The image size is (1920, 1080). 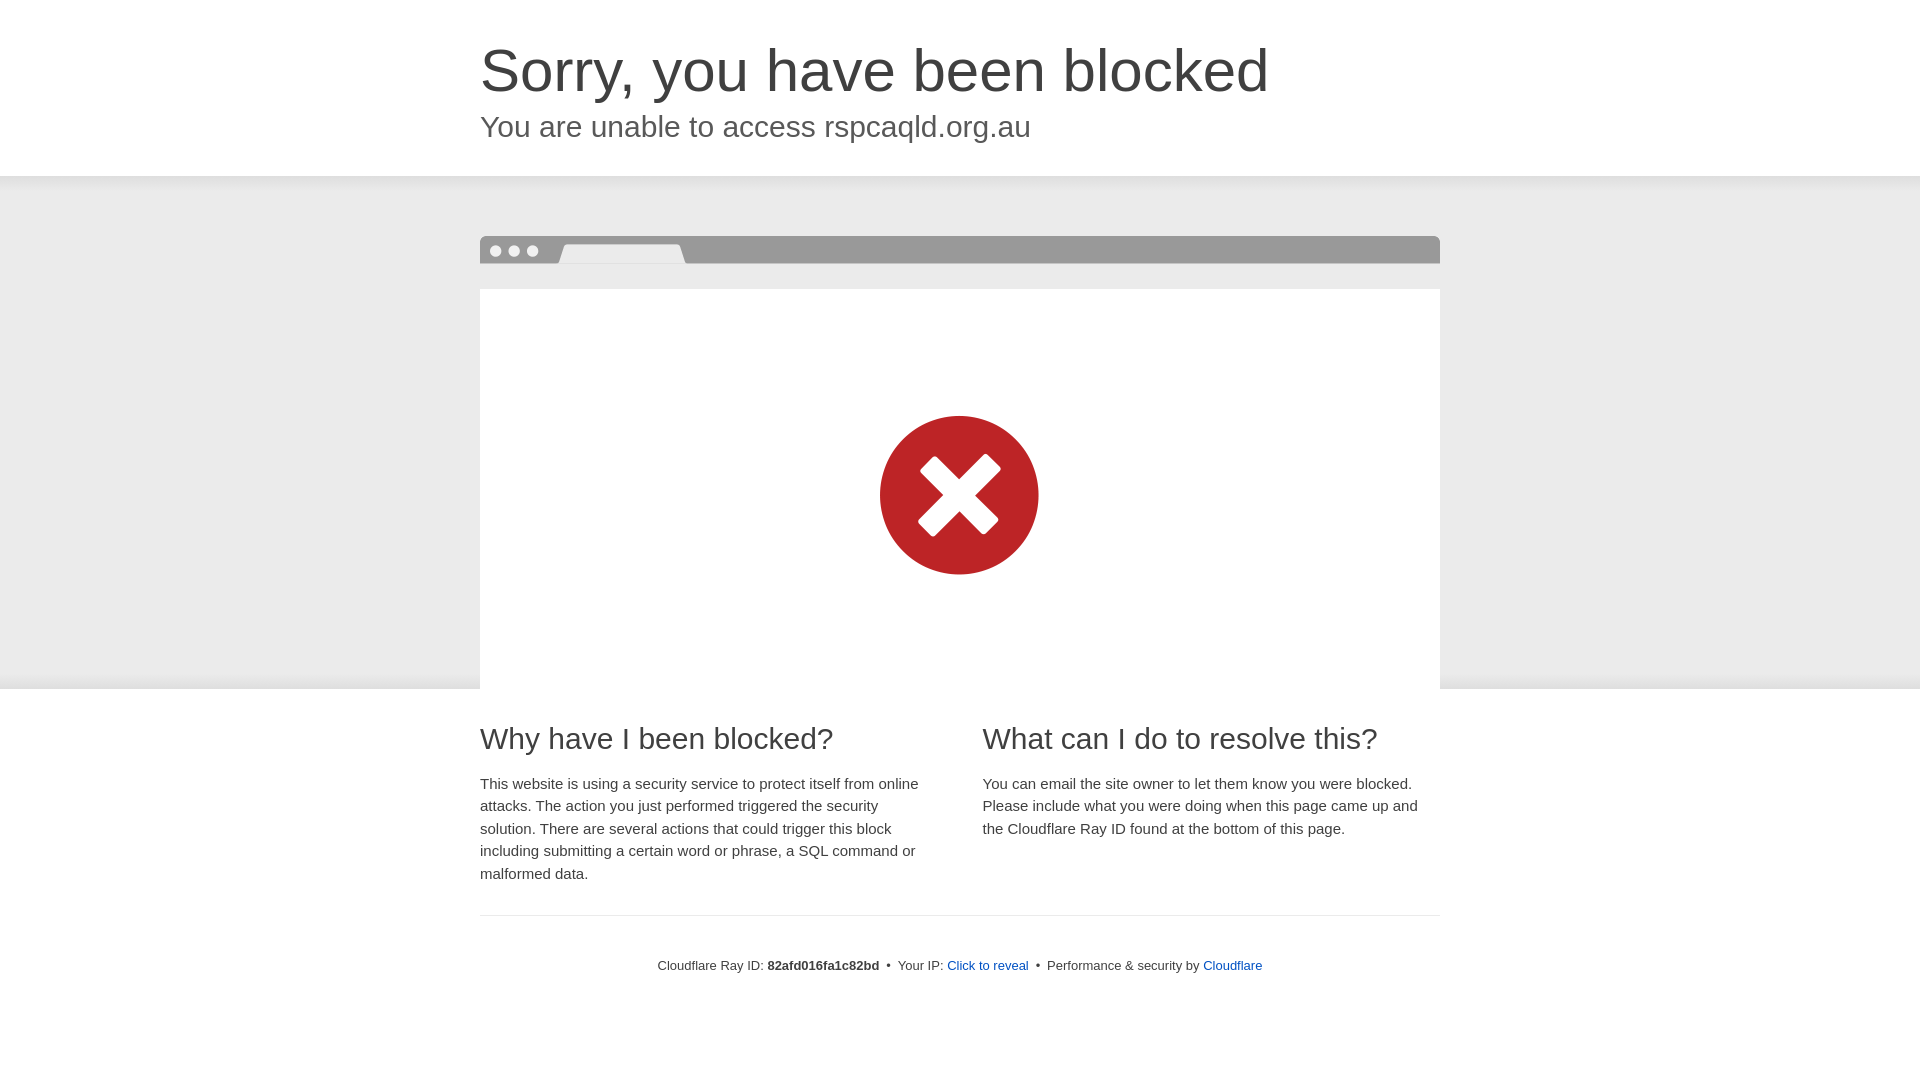 I want to click on 'Cloudflare', so click(x=1202, y=964).